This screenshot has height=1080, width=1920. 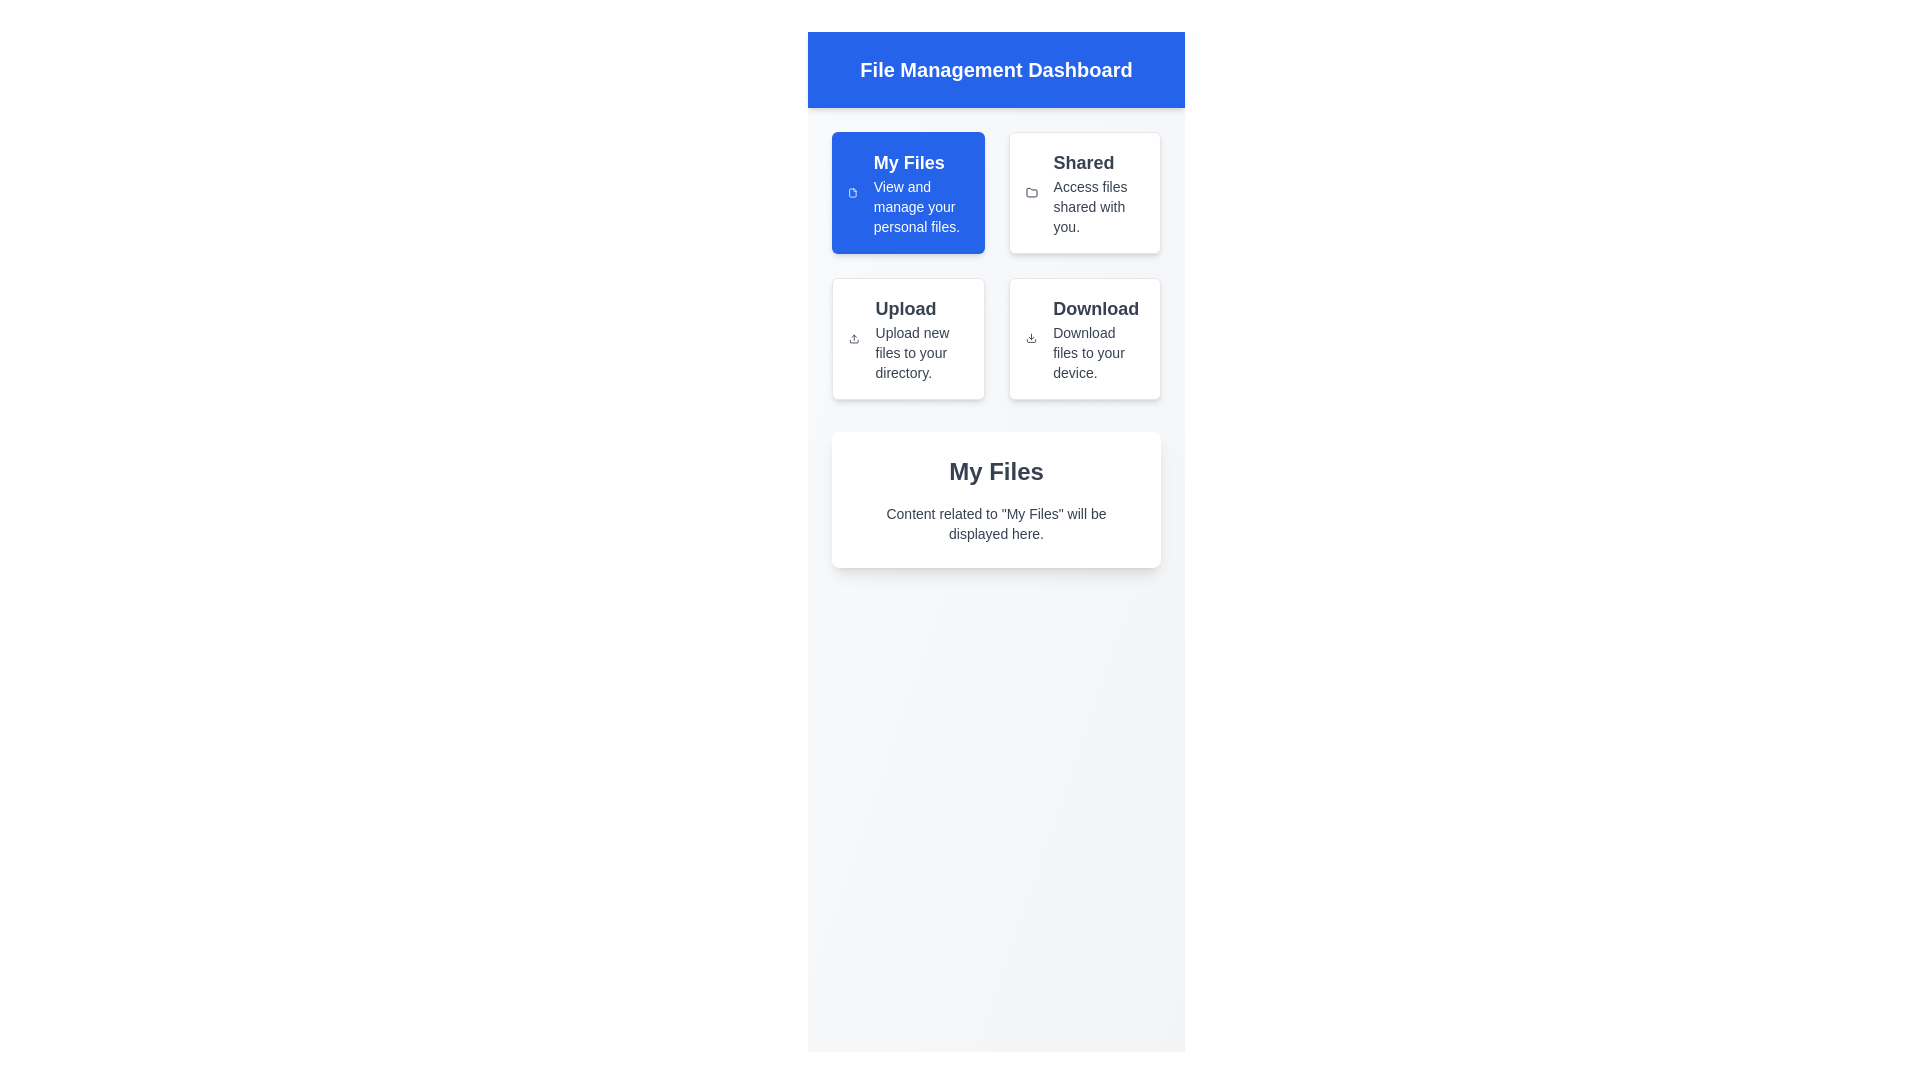 I want to click on the Upload indicator icon located in the 'File Management Dashboard' under the 'Upload' card, positioned to the left of the text 'Upload', so click(x=854, y=338).